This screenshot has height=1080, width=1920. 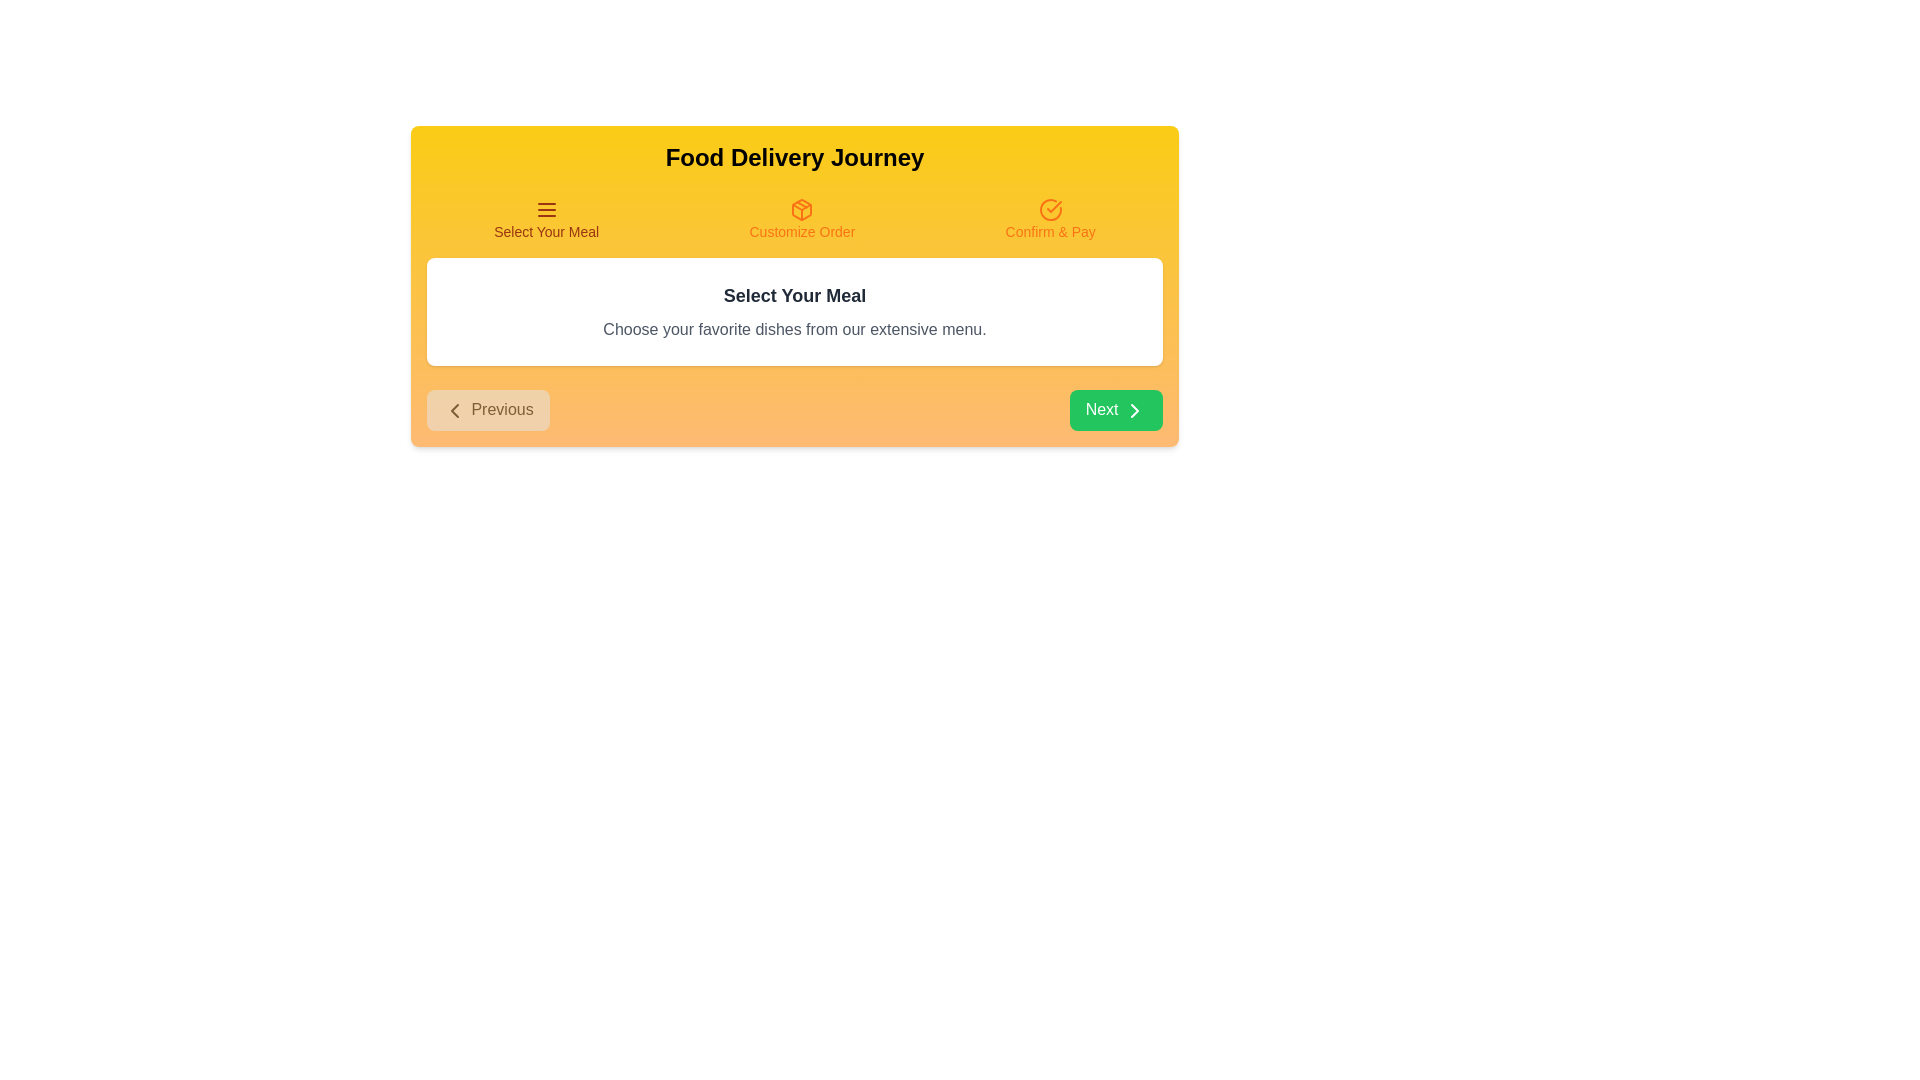 I want to click on the left-pointing chevron icon located in the bottom left section of the main interface to initiate a navigation action, so click(x=454, y=408).